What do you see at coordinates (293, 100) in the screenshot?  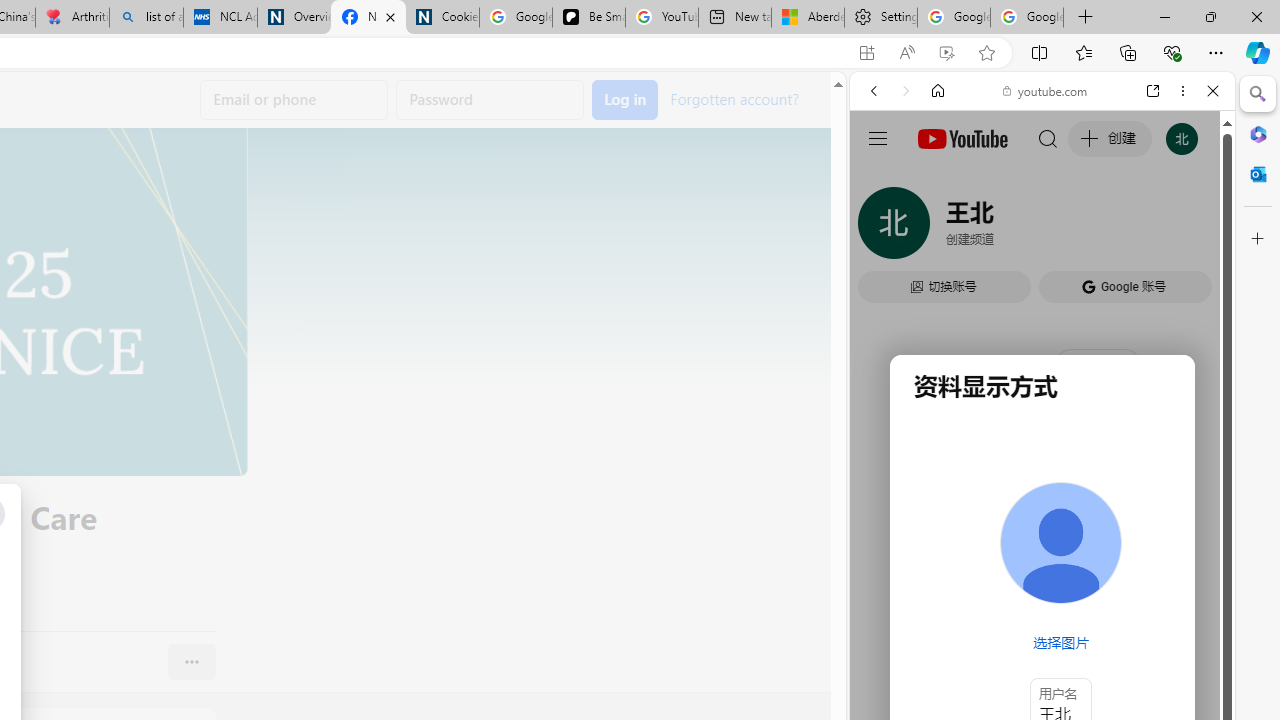 I see `'Email or phone'` at bounding box center [293, 100].